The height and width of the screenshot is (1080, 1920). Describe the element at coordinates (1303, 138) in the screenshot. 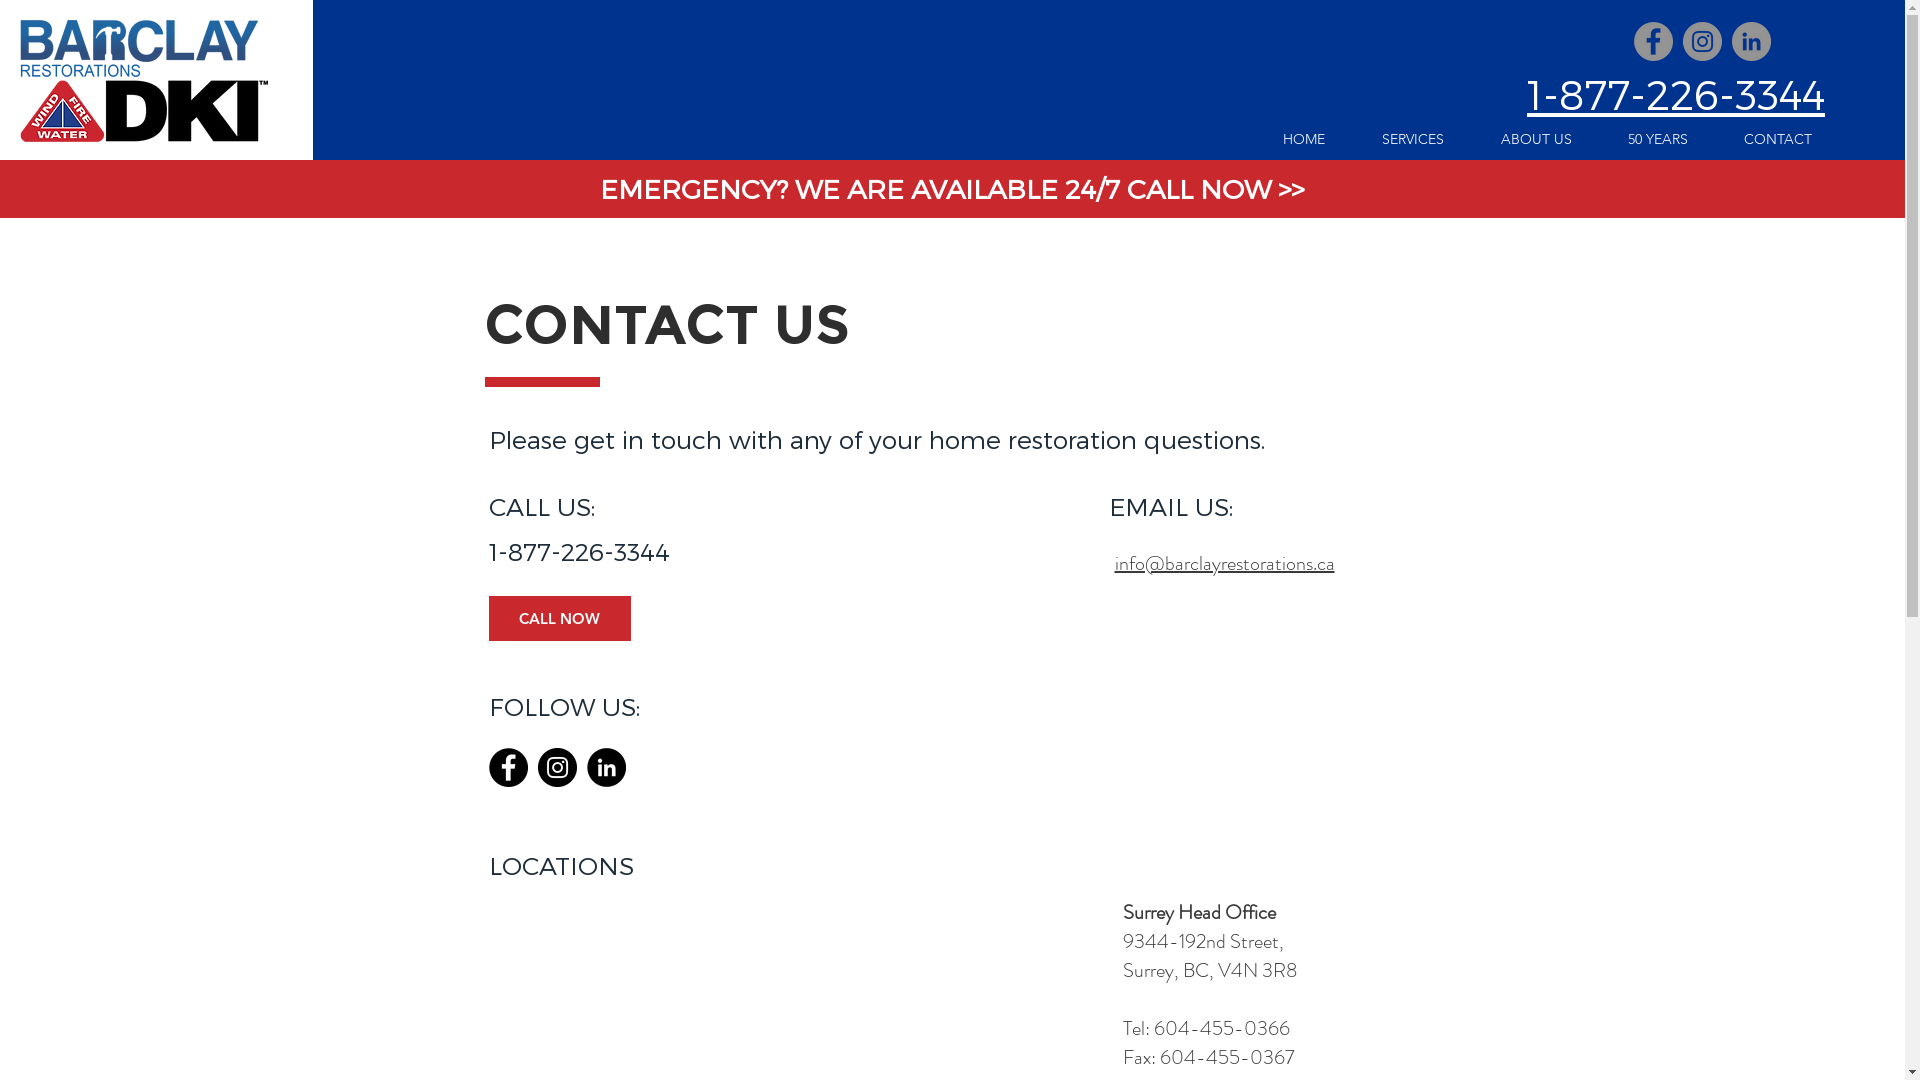

I see `'HOME'` at that location.